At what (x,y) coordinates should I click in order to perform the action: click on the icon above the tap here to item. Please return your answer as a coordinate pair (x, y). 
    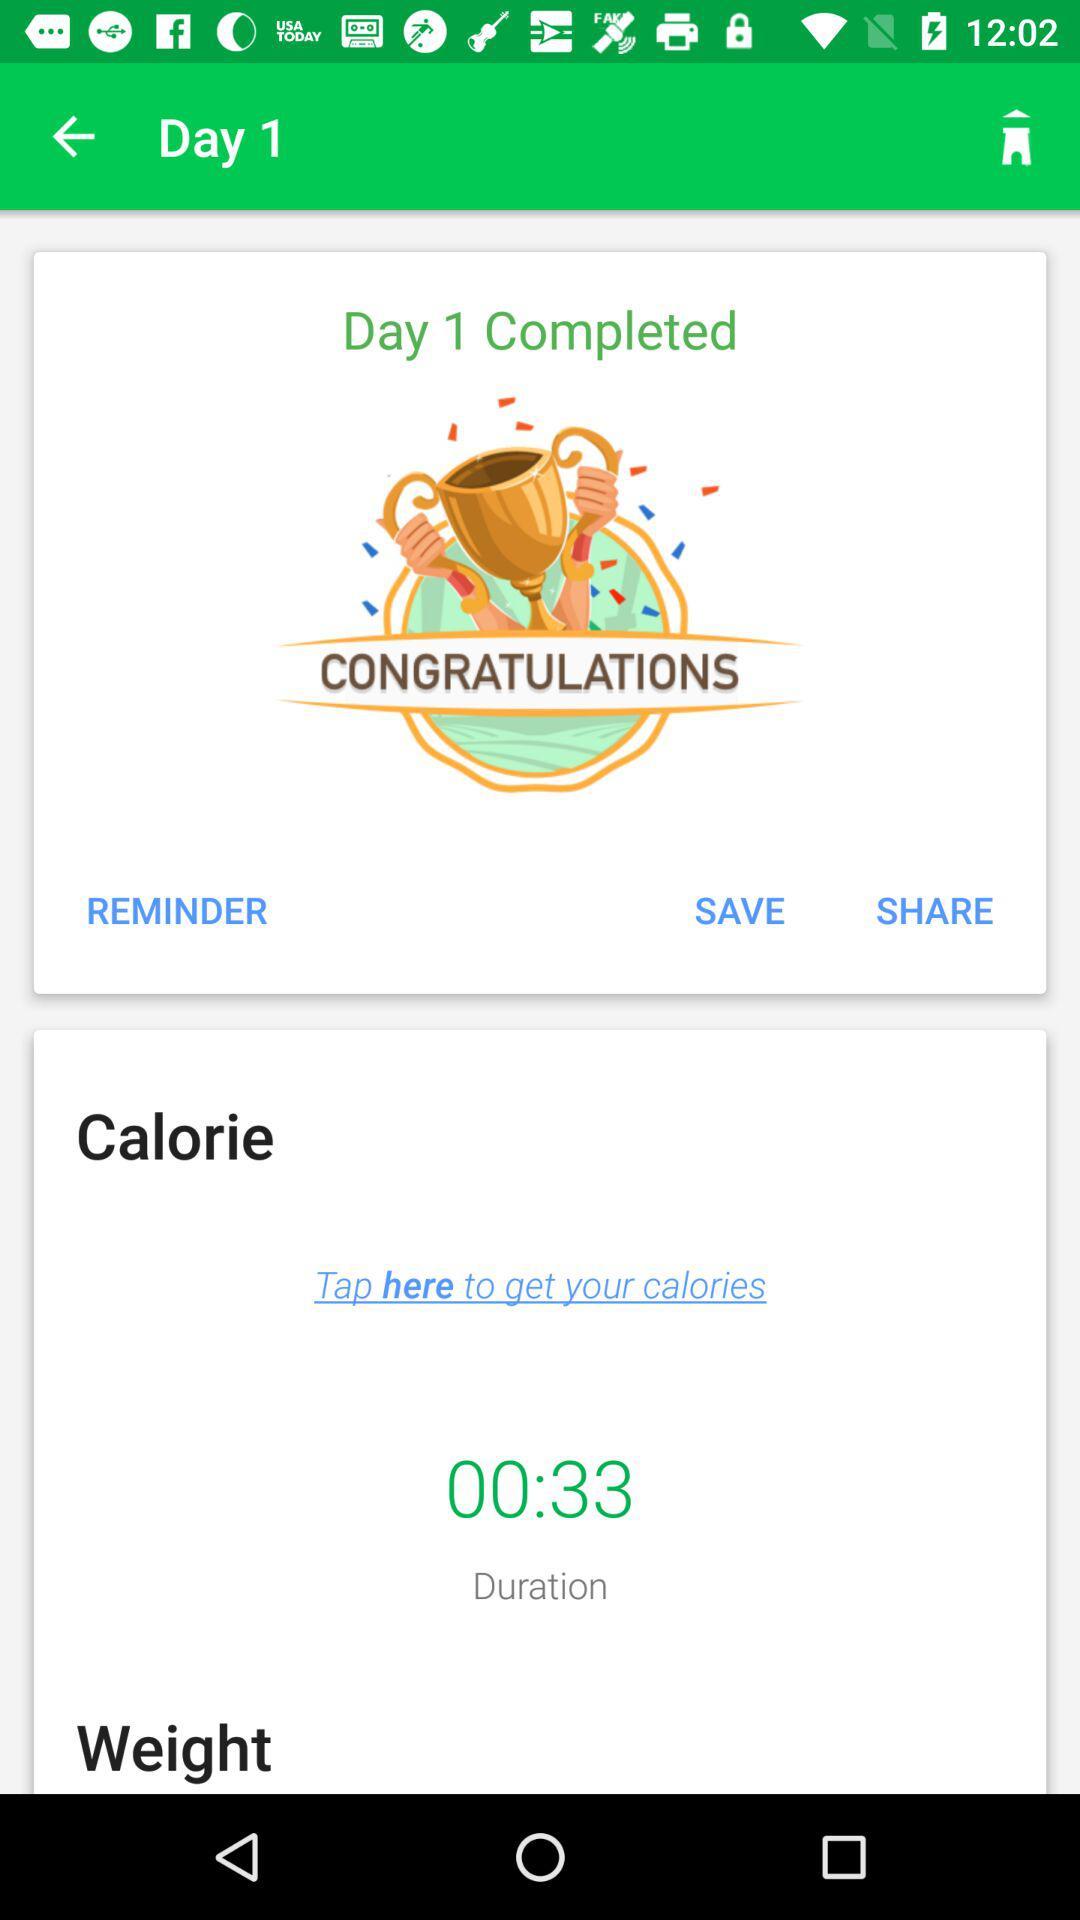
    Looking at the image, I should click on (739, 908).